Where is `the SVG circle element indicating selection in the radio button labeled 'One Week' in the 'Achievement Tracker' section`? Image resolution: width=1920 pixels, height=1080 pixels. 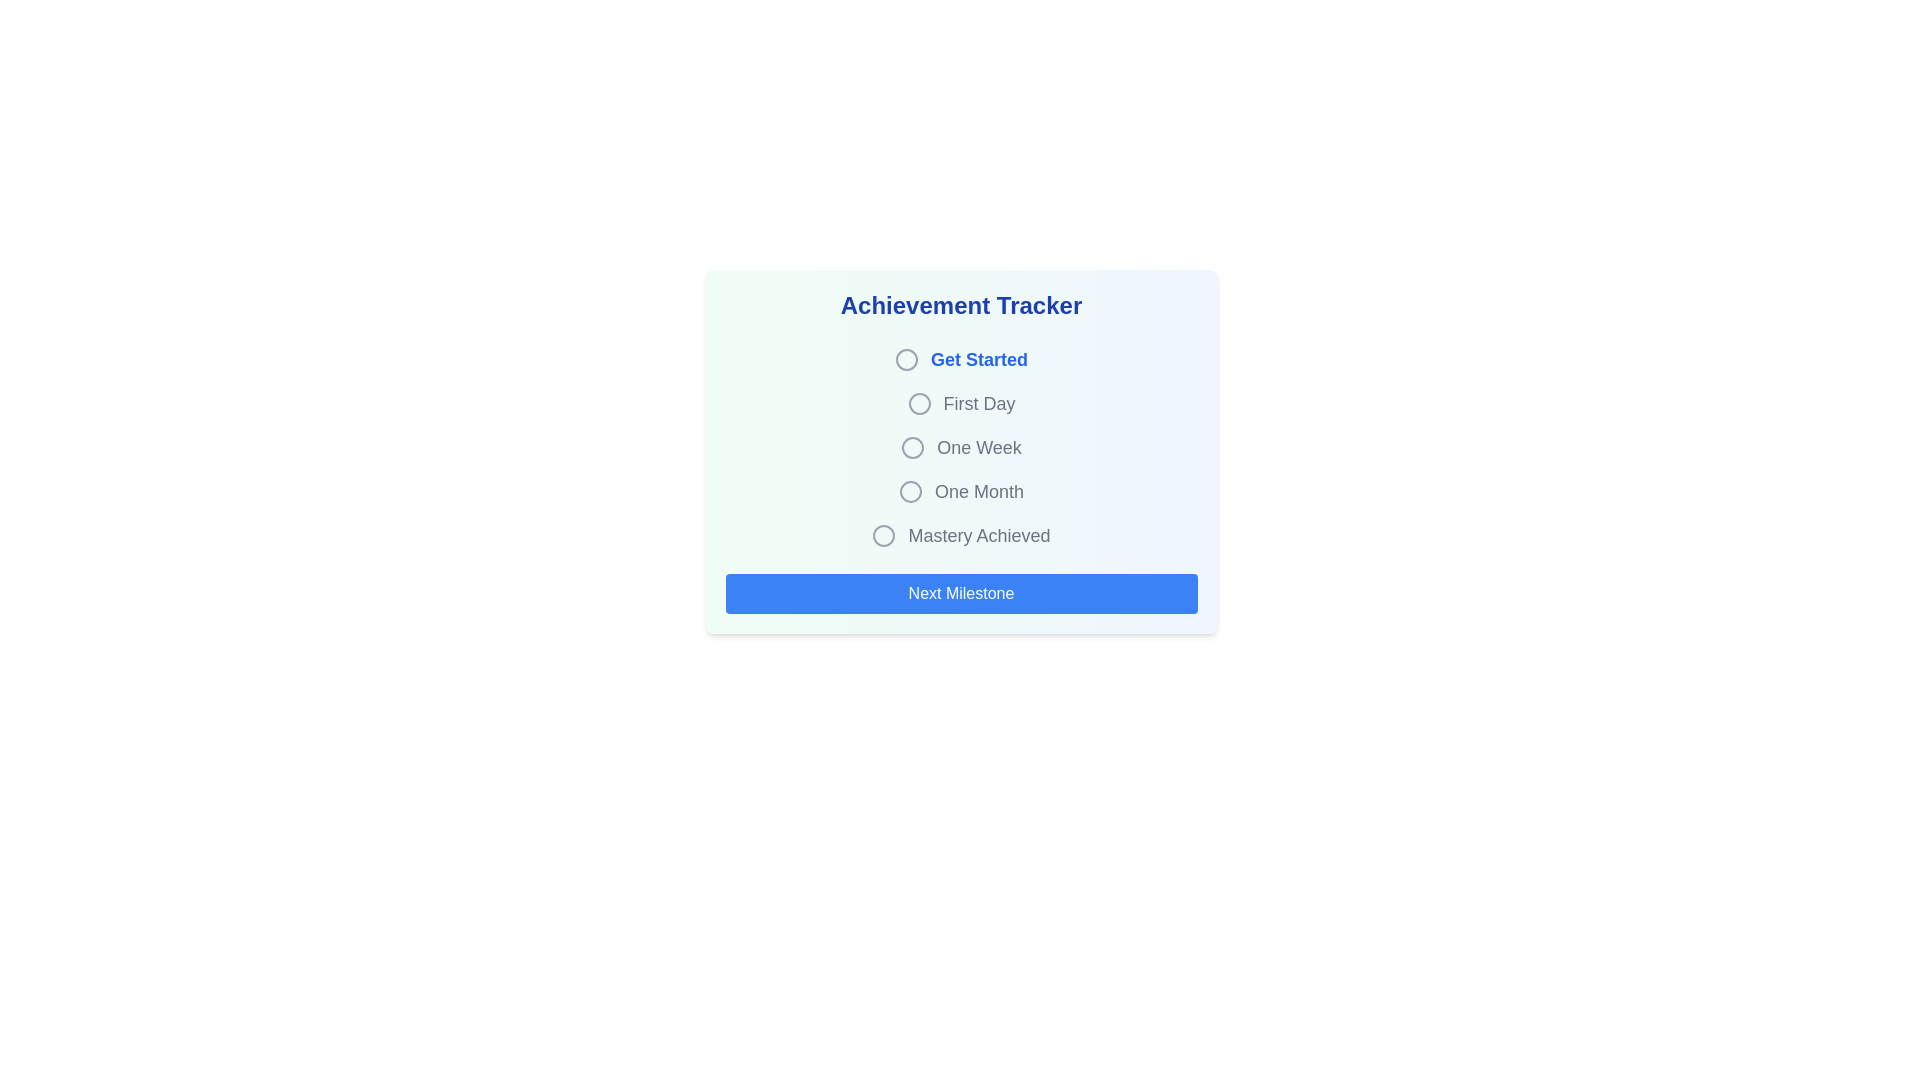 the SVG circle element indicating selection in the radio button labeled 'One Week' in the 'Achievement Tracker' section is located at coordinates (912, 446).